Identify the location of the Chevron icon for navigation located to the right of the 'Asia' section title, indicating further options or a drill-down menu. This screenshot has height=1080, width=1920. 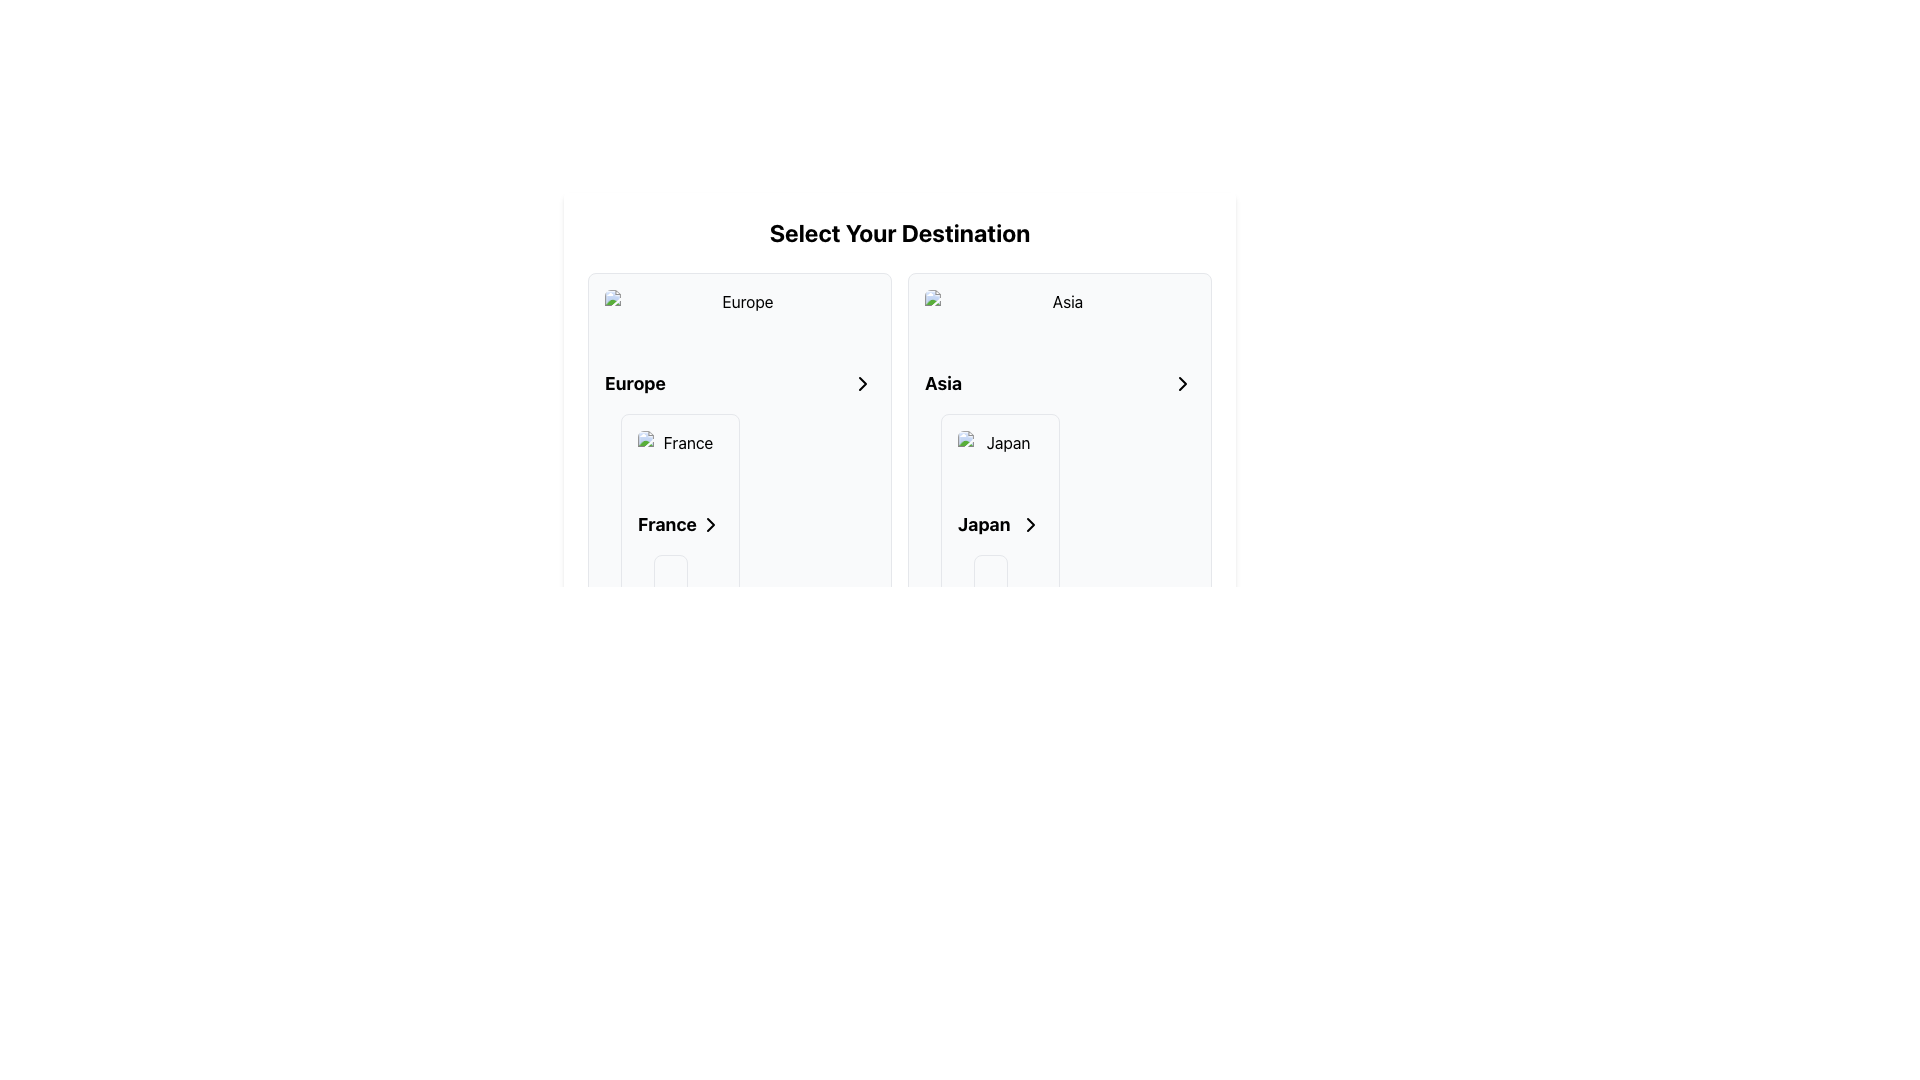
(1182, 384).